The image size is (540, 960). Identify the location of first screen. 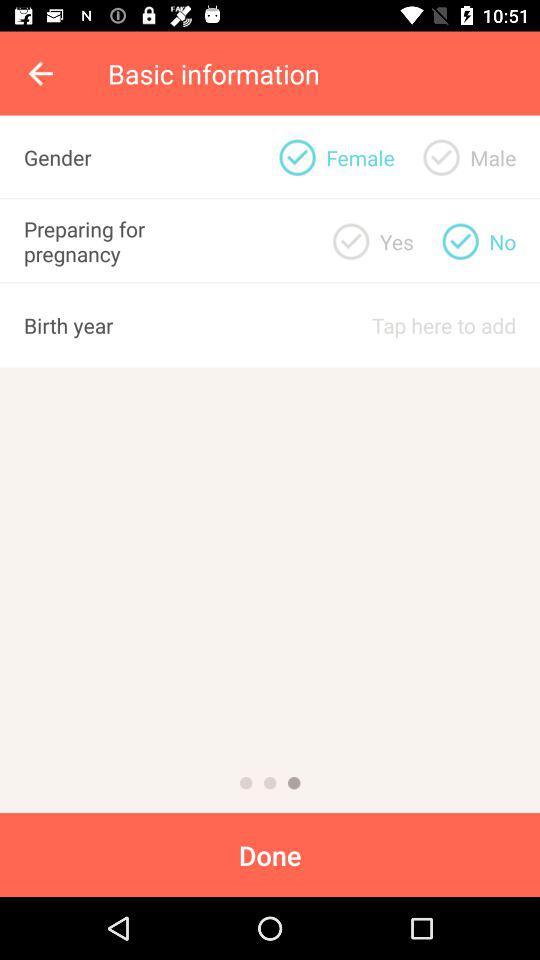
(246, 783).